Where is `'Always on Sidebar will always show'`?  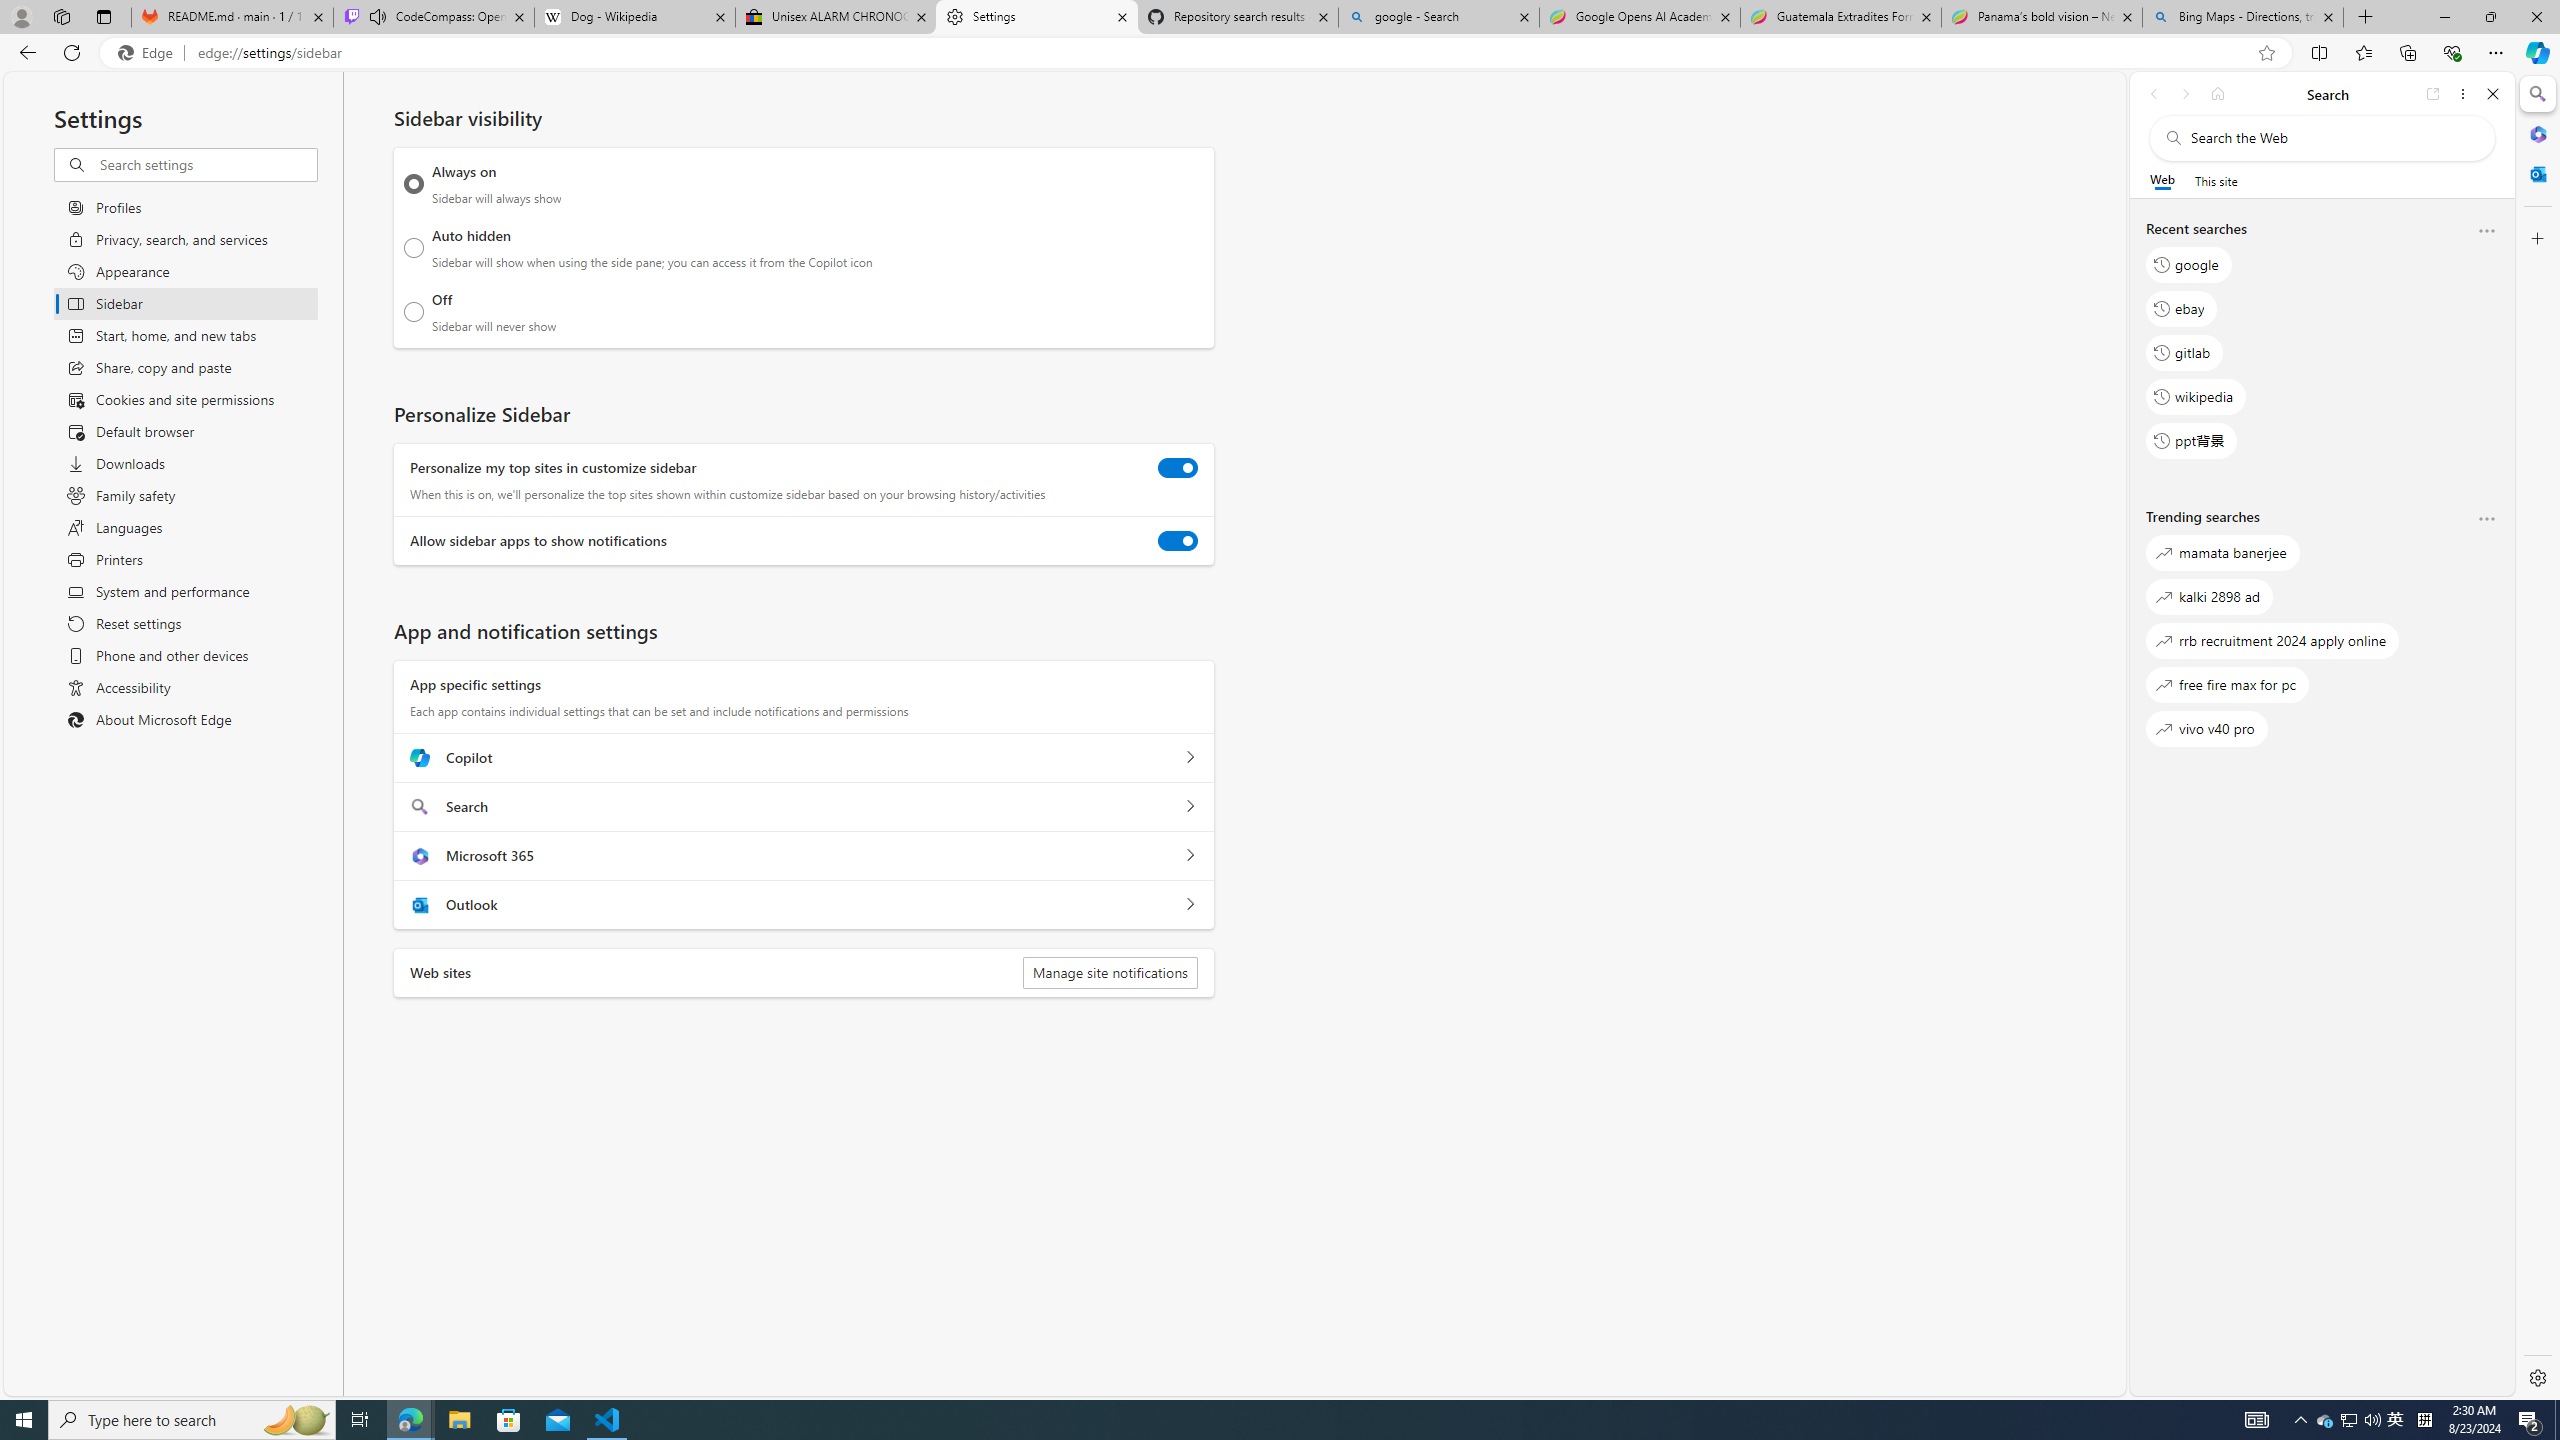 'Always on Sidebar will always show' is located at coordinates (413, 183).